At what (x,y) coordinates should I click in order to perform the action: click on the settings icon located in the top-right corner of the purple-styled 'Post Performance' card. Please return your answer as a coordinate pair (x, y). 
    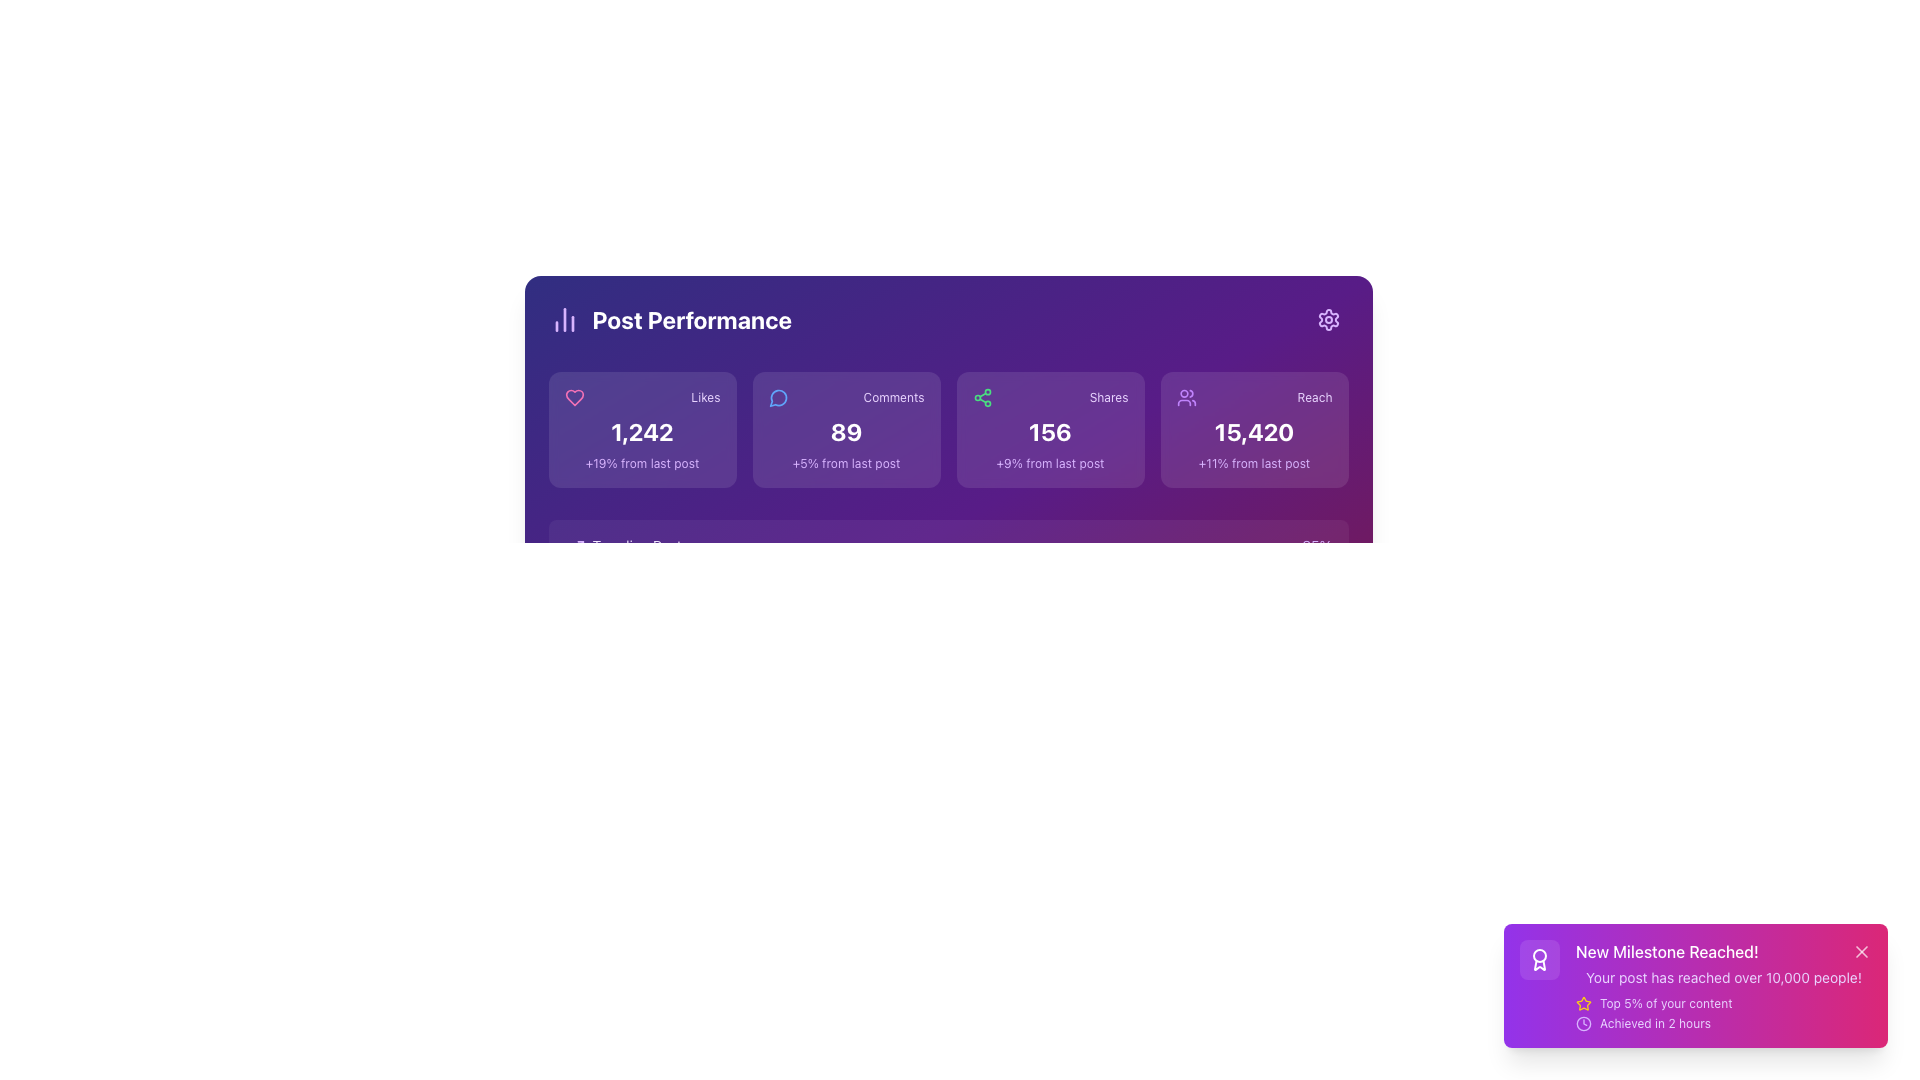
    Looking at the image, I should click on (1328, 319).